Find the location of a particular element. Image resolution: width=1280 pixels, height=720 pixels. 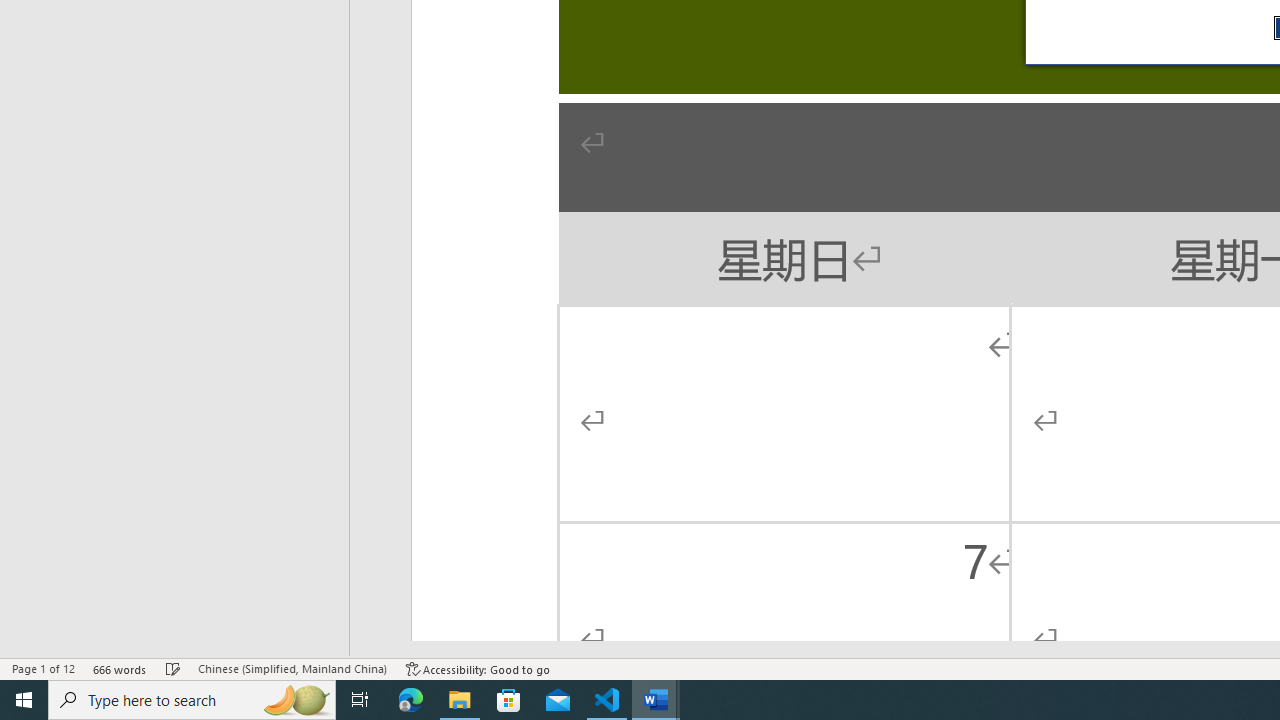

'File Explorer - 1 running window' is located at coordinates (459, 698).